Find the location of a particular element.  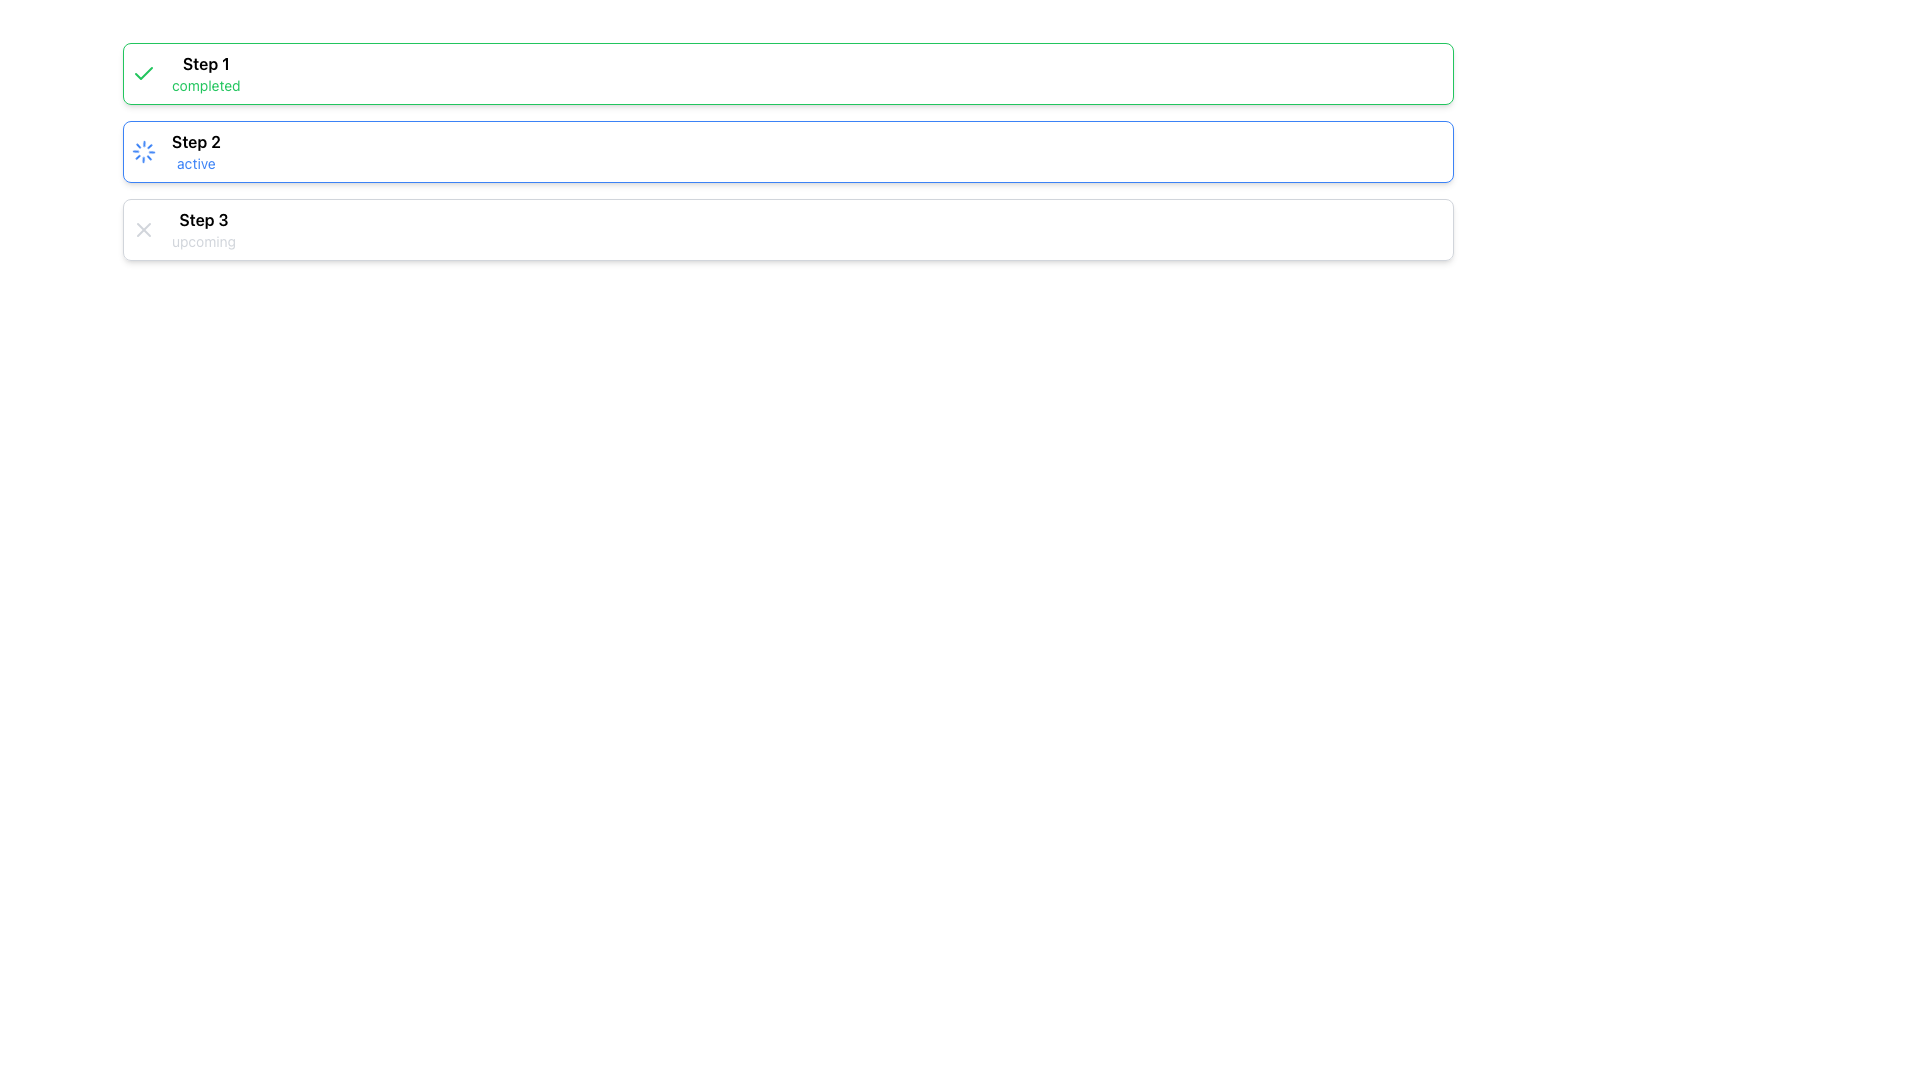

the status indicator text label showing 'active' for 'Step 2' in the stepper interface is located at coordinates (196, 163).